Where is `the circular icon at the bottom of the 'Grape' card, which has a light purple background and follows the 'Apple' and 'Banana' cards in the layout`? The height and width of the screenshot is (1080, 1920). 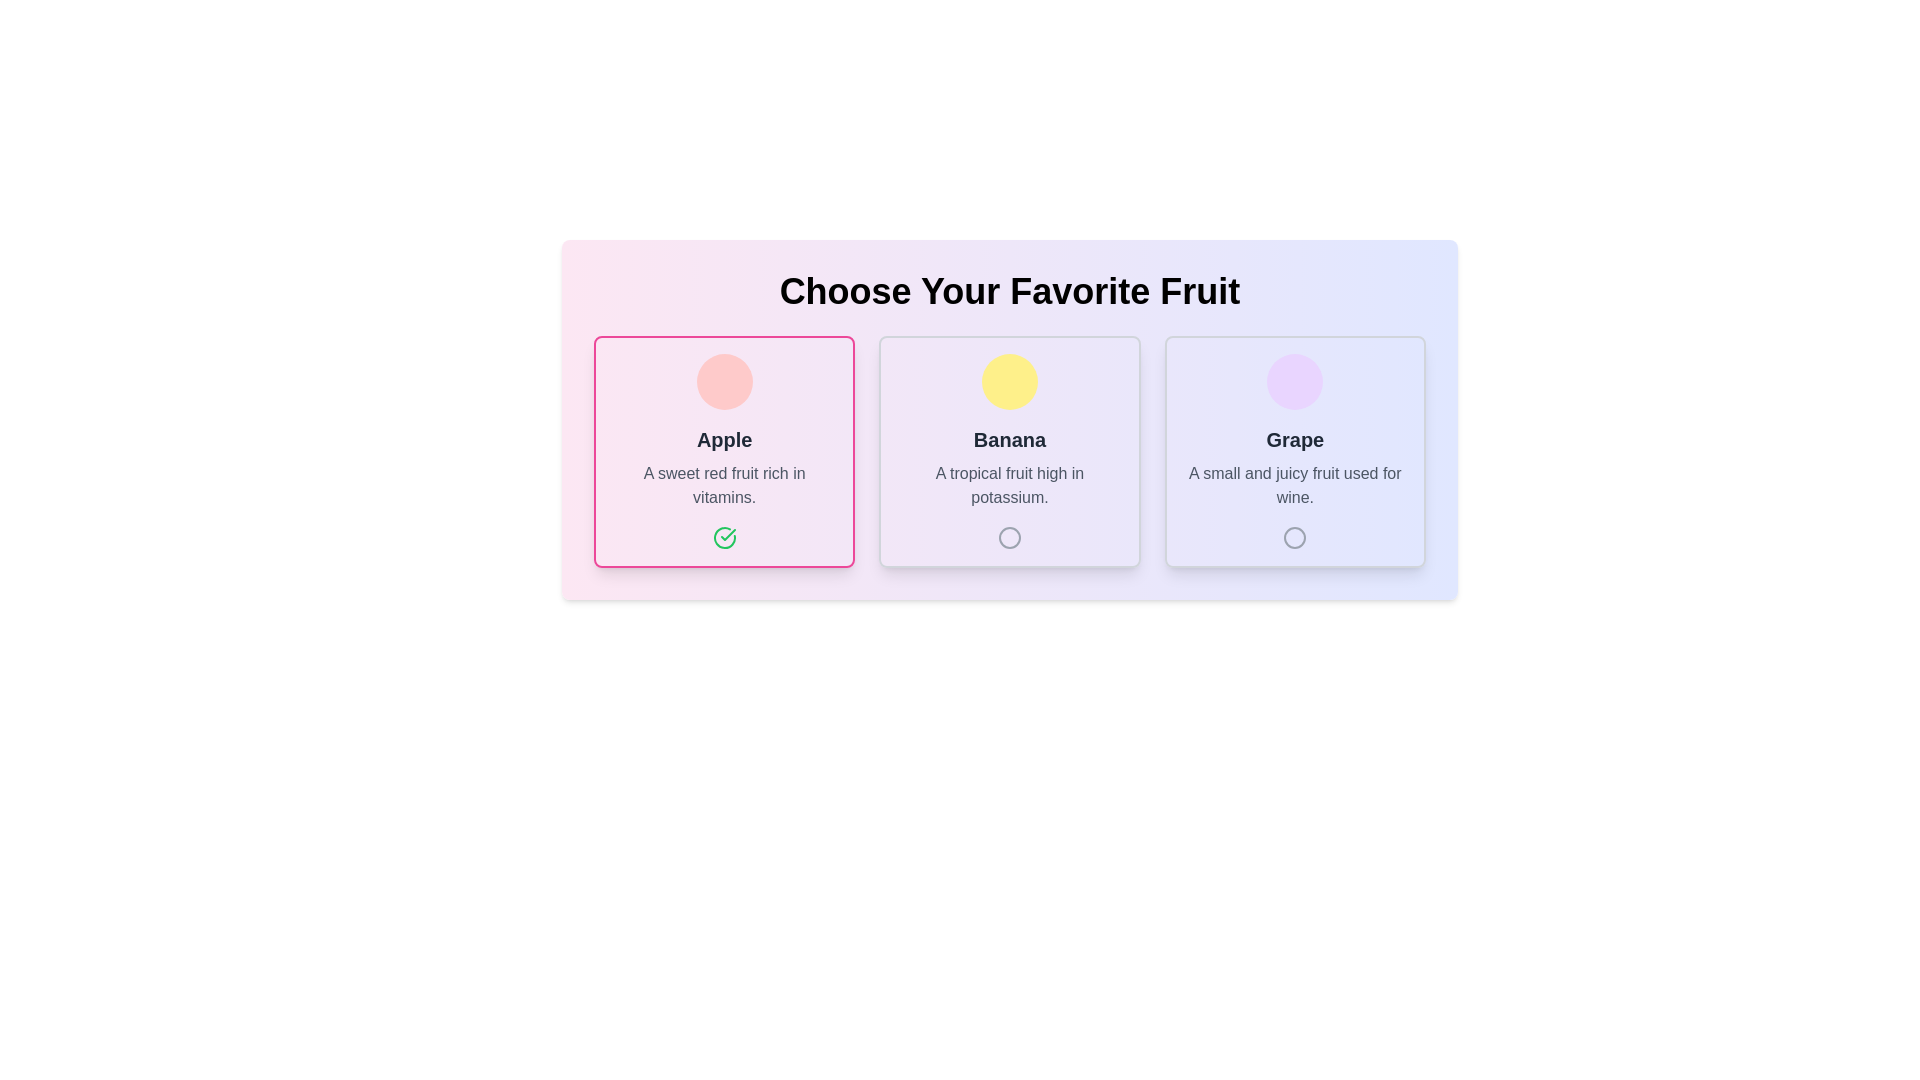
the circular icon at the bottom of the 'Grape' card, which has a light purple background and follows the 'Apple' and 'Banana' cards in the layout is located at coordinates (1295, 451).